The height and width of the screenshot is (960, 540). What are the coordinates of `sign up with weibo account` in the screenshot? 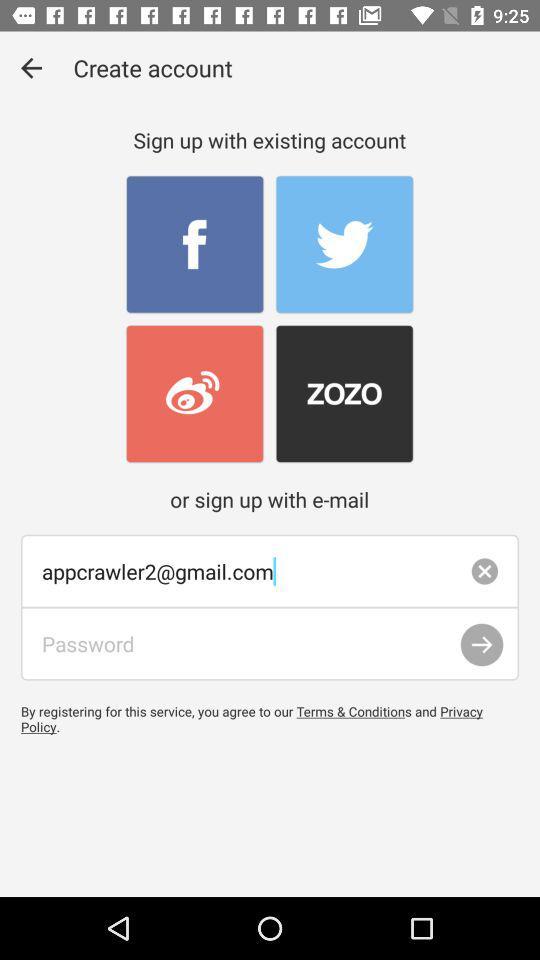 It's located at (195, 393).